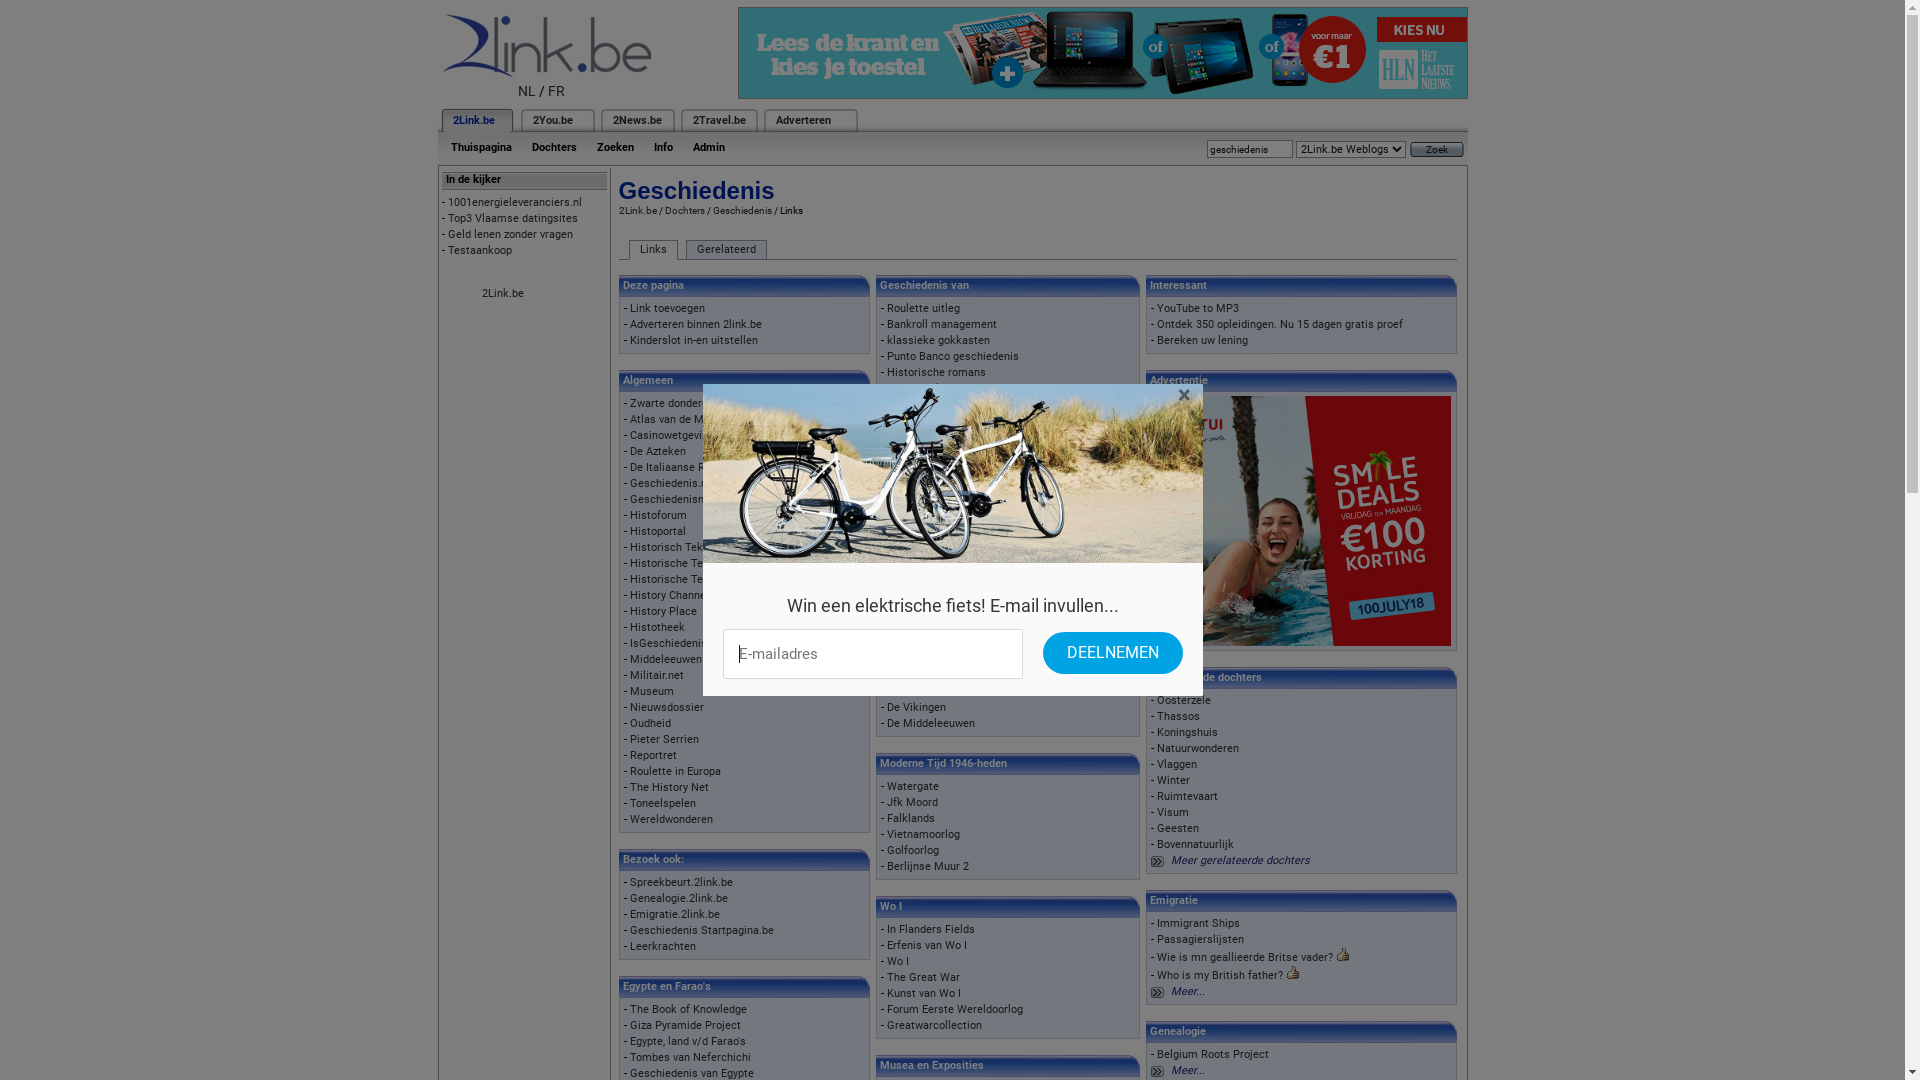  I want to click on 'In Flanders Fields', so click(930, 929).